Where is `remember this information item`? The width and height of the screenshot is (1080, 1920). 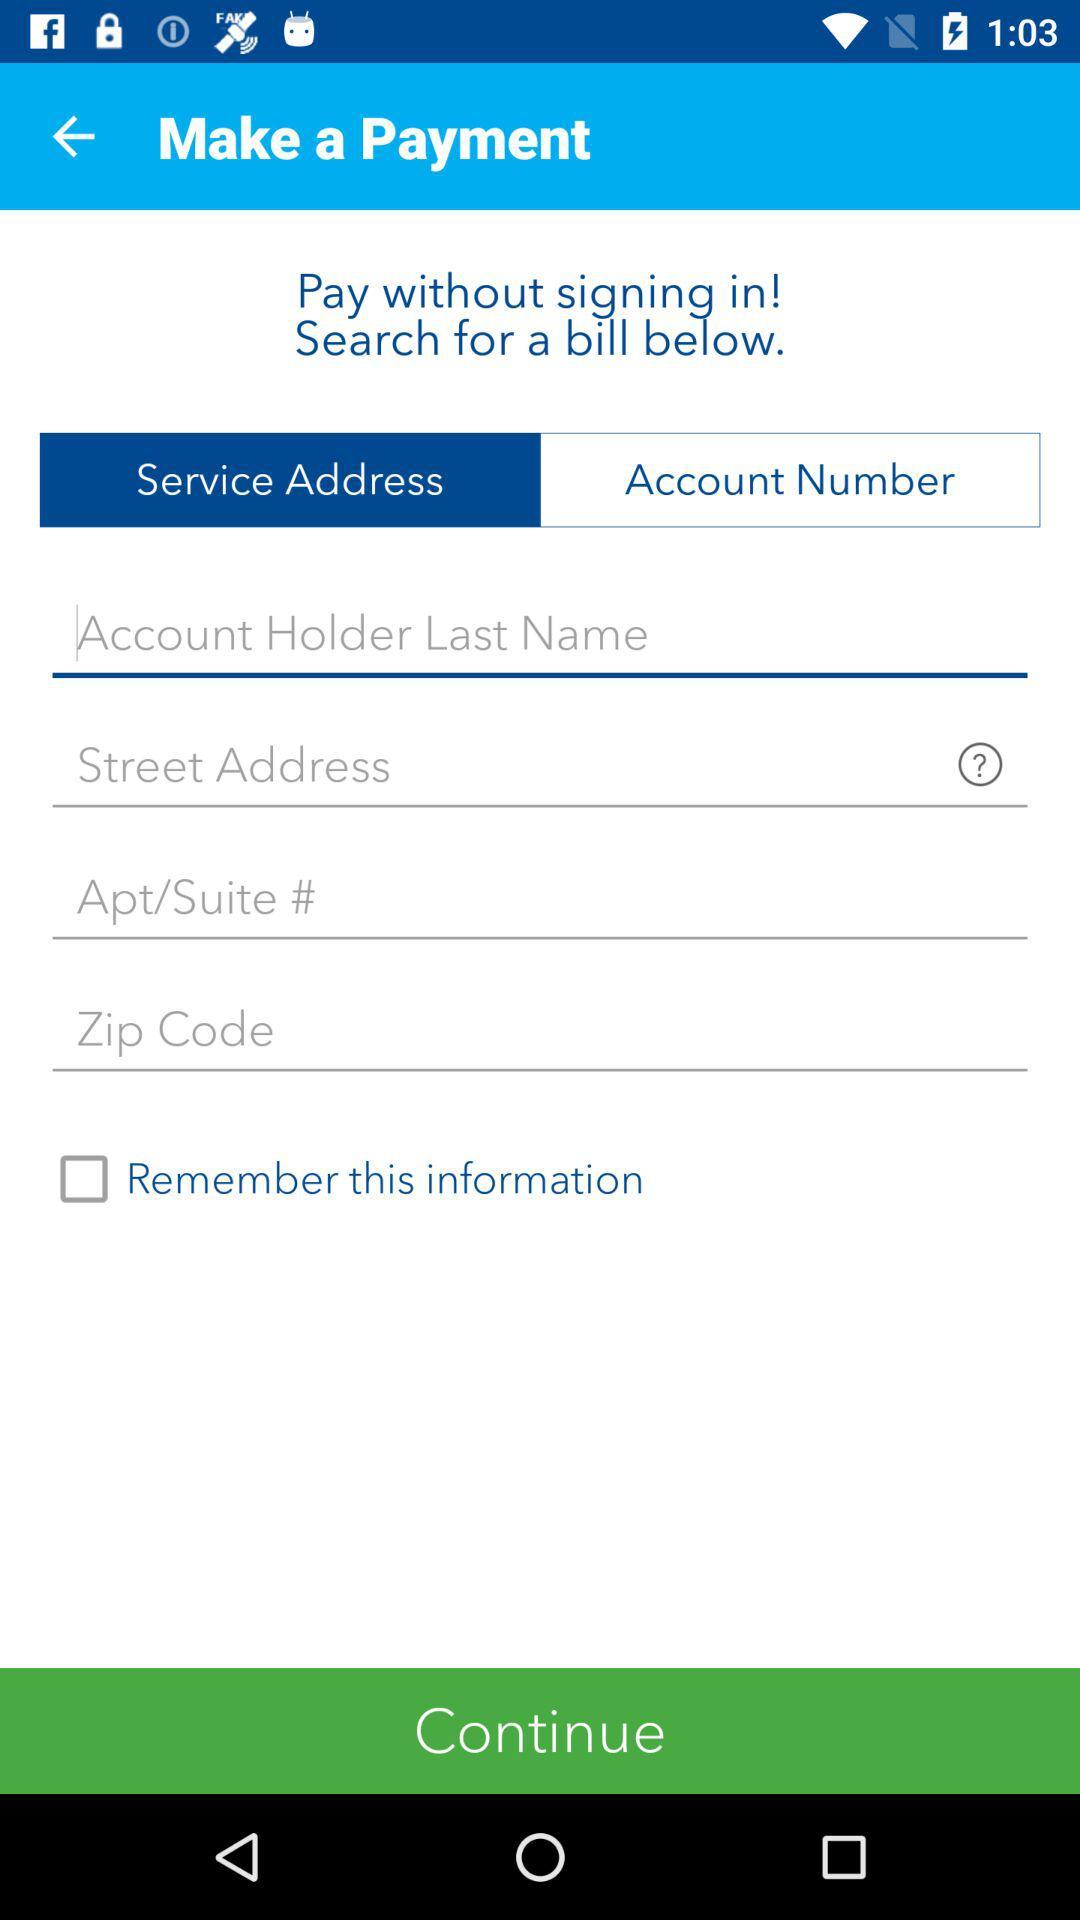 remember this information item is located at coordinates (342, 1179).